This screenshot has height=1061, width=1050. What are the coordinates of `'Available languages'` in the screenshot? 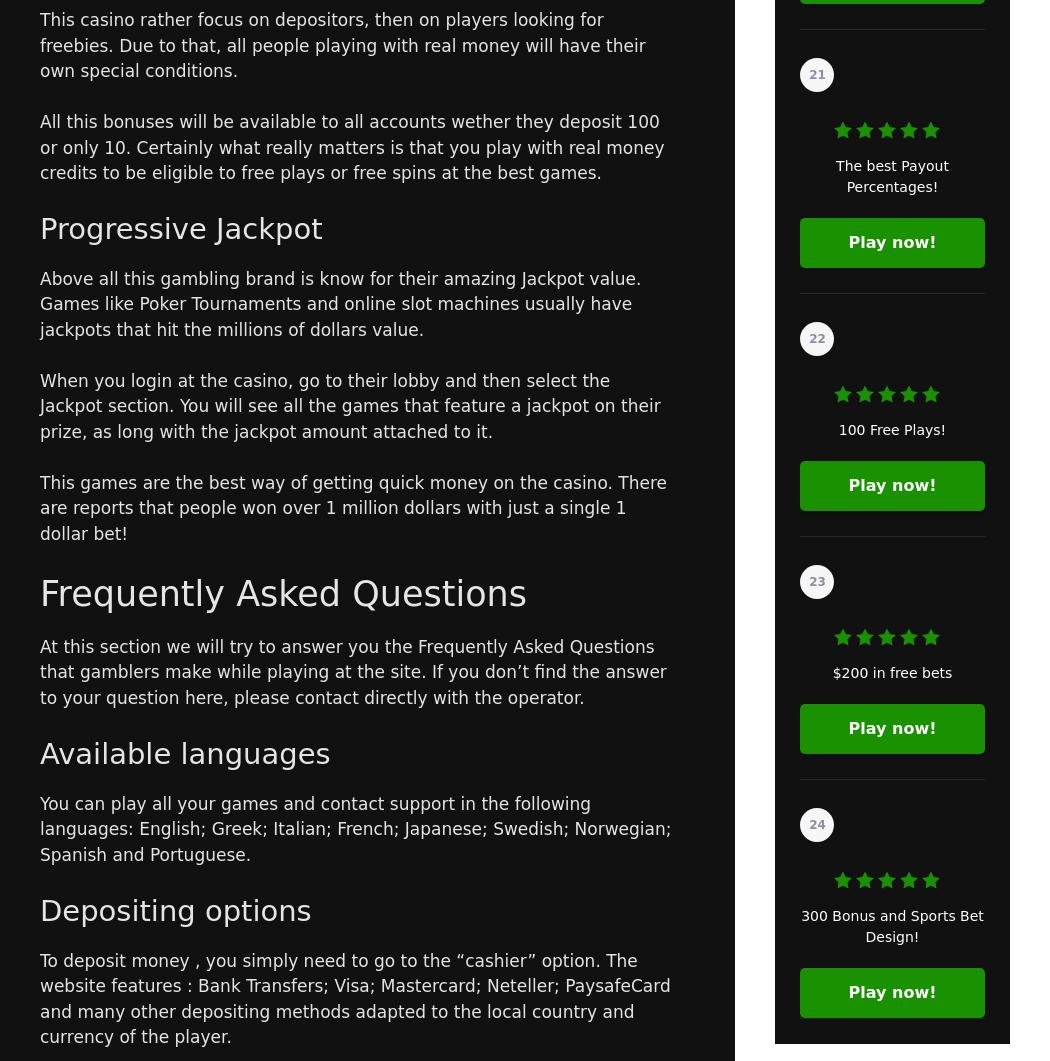 It's located at (185, 752).